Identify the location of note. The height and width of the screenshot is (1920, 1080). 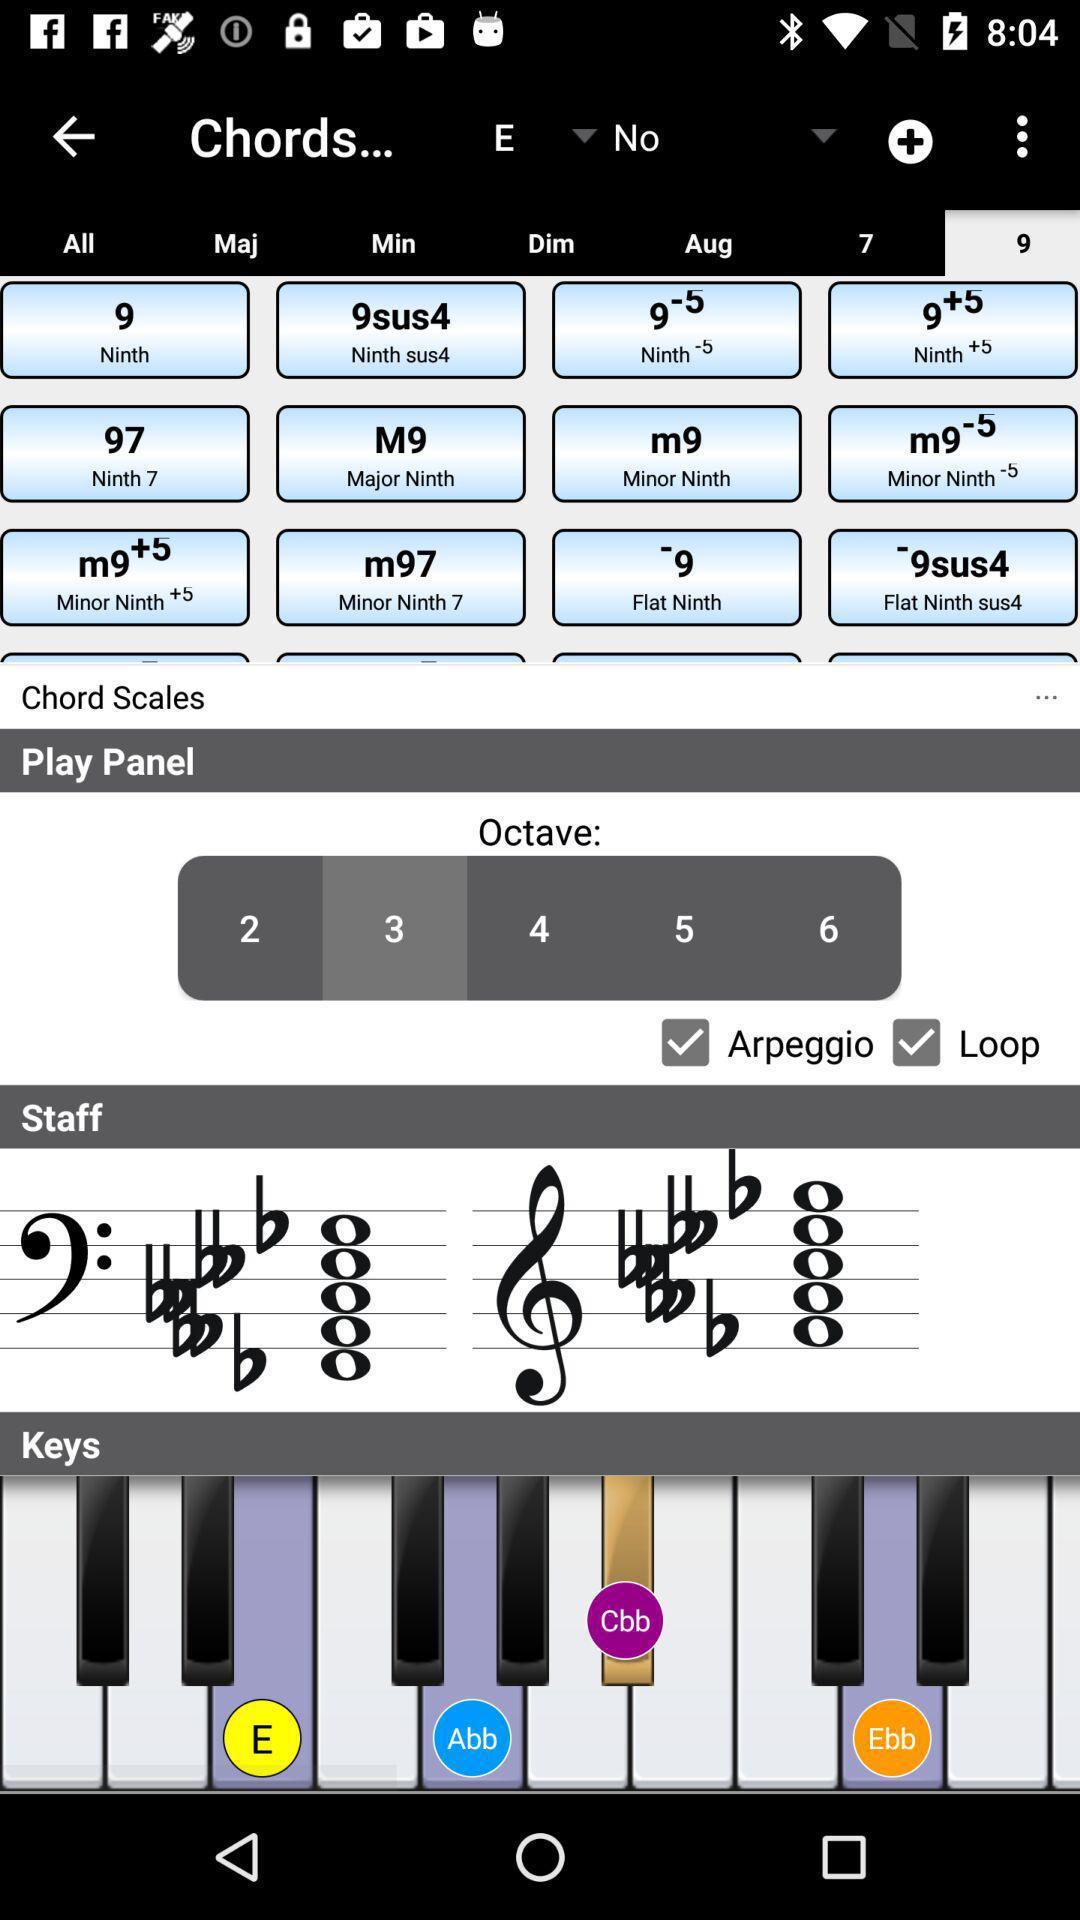
(416, 1579).